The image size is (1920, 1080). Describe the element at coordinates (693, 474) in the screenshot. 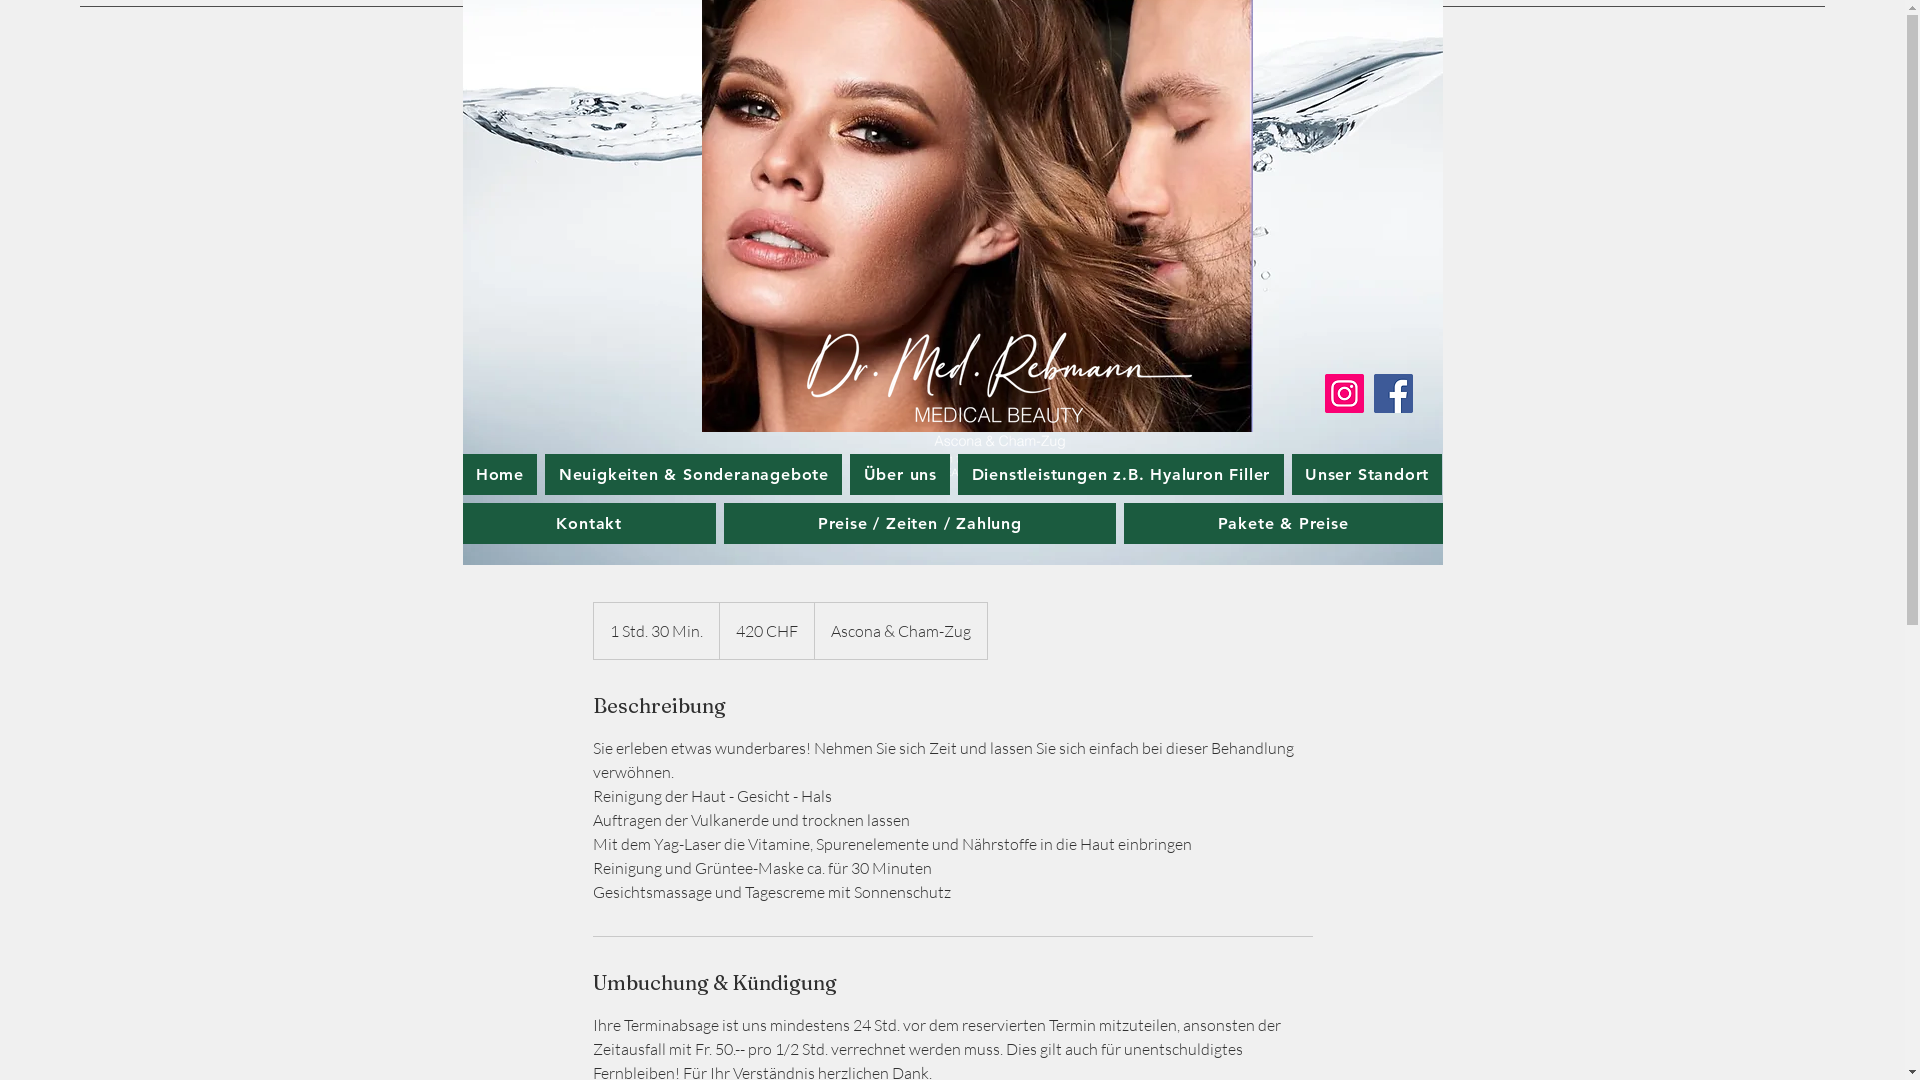

I see `'Neuigkeiten & Sonderanagebote'` at that location.